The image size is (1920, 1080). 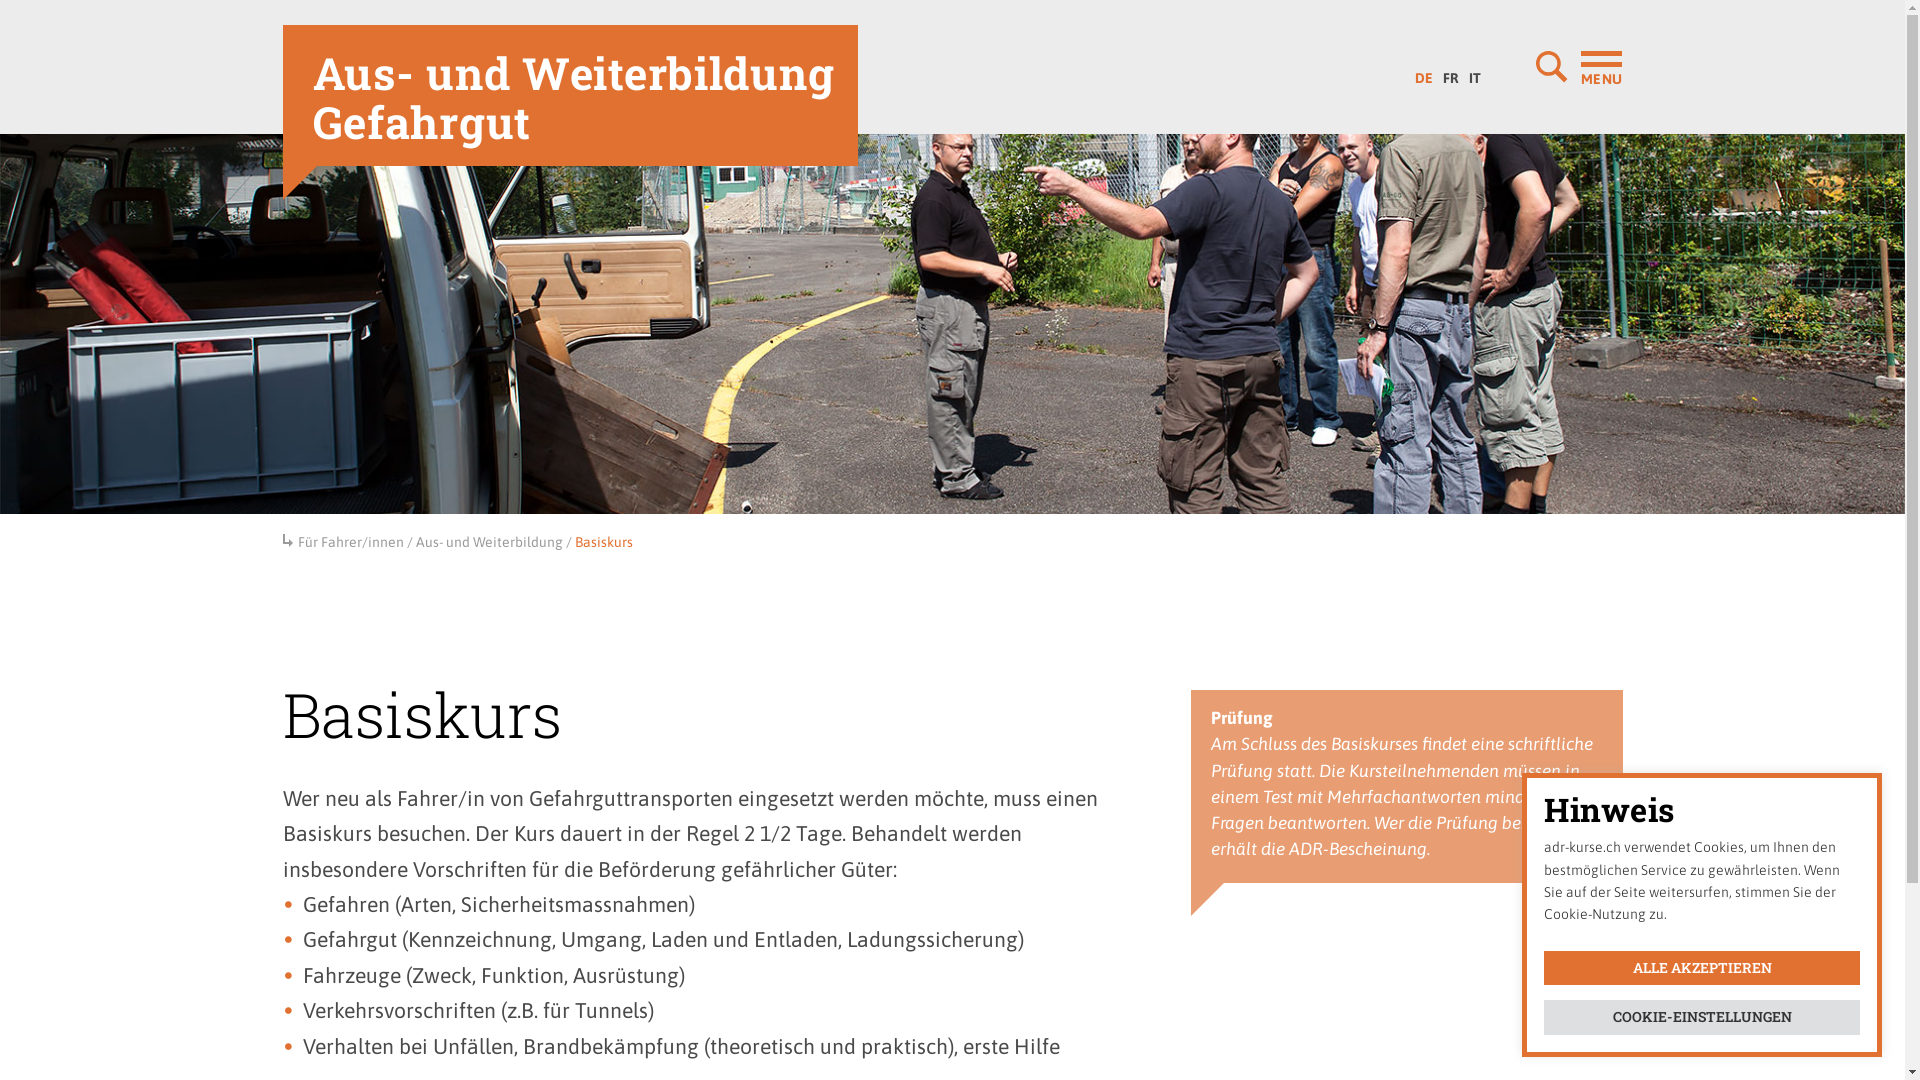 What do you see at coordinates (1409, 72) in the screenshot?
I see `'DE'` at bounding box center [1409, 72].